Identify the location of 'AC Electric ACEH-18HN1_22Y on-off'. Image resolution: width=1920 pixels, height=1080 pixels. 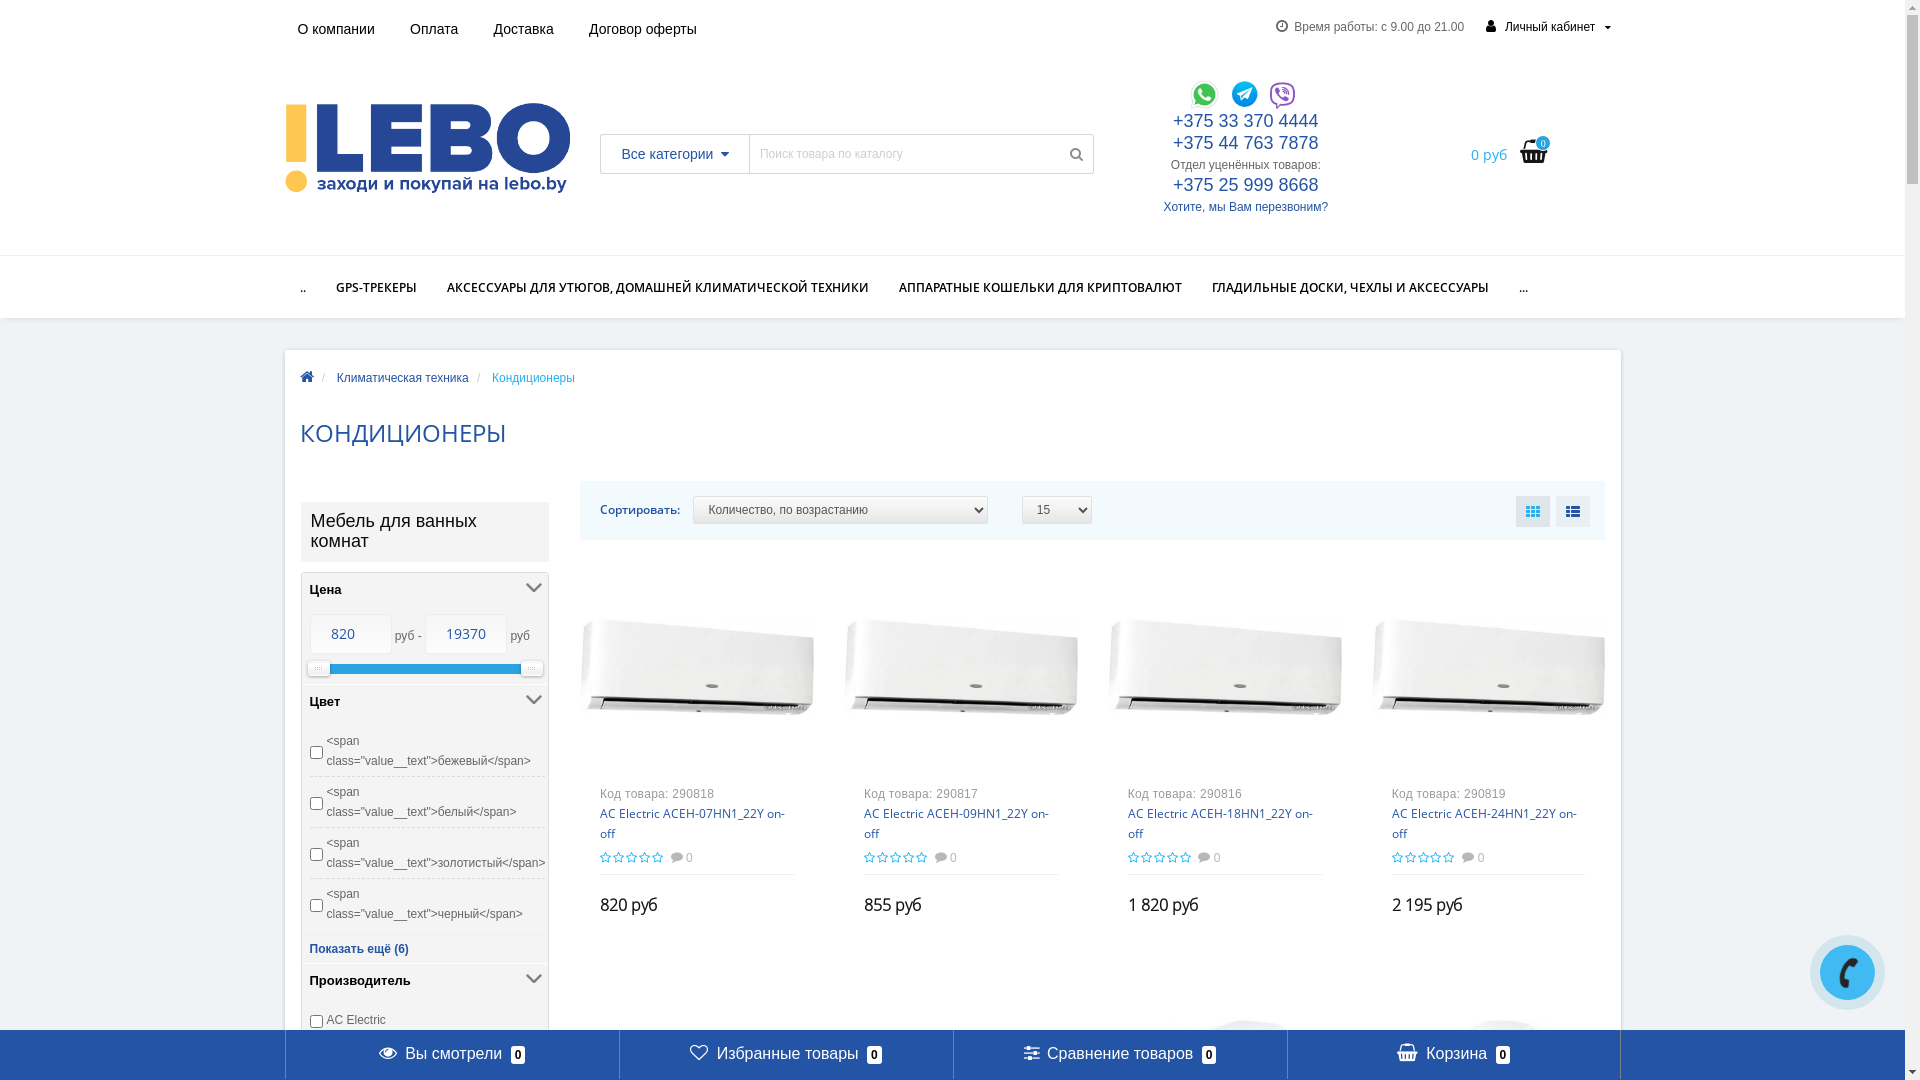
(1128, 823).